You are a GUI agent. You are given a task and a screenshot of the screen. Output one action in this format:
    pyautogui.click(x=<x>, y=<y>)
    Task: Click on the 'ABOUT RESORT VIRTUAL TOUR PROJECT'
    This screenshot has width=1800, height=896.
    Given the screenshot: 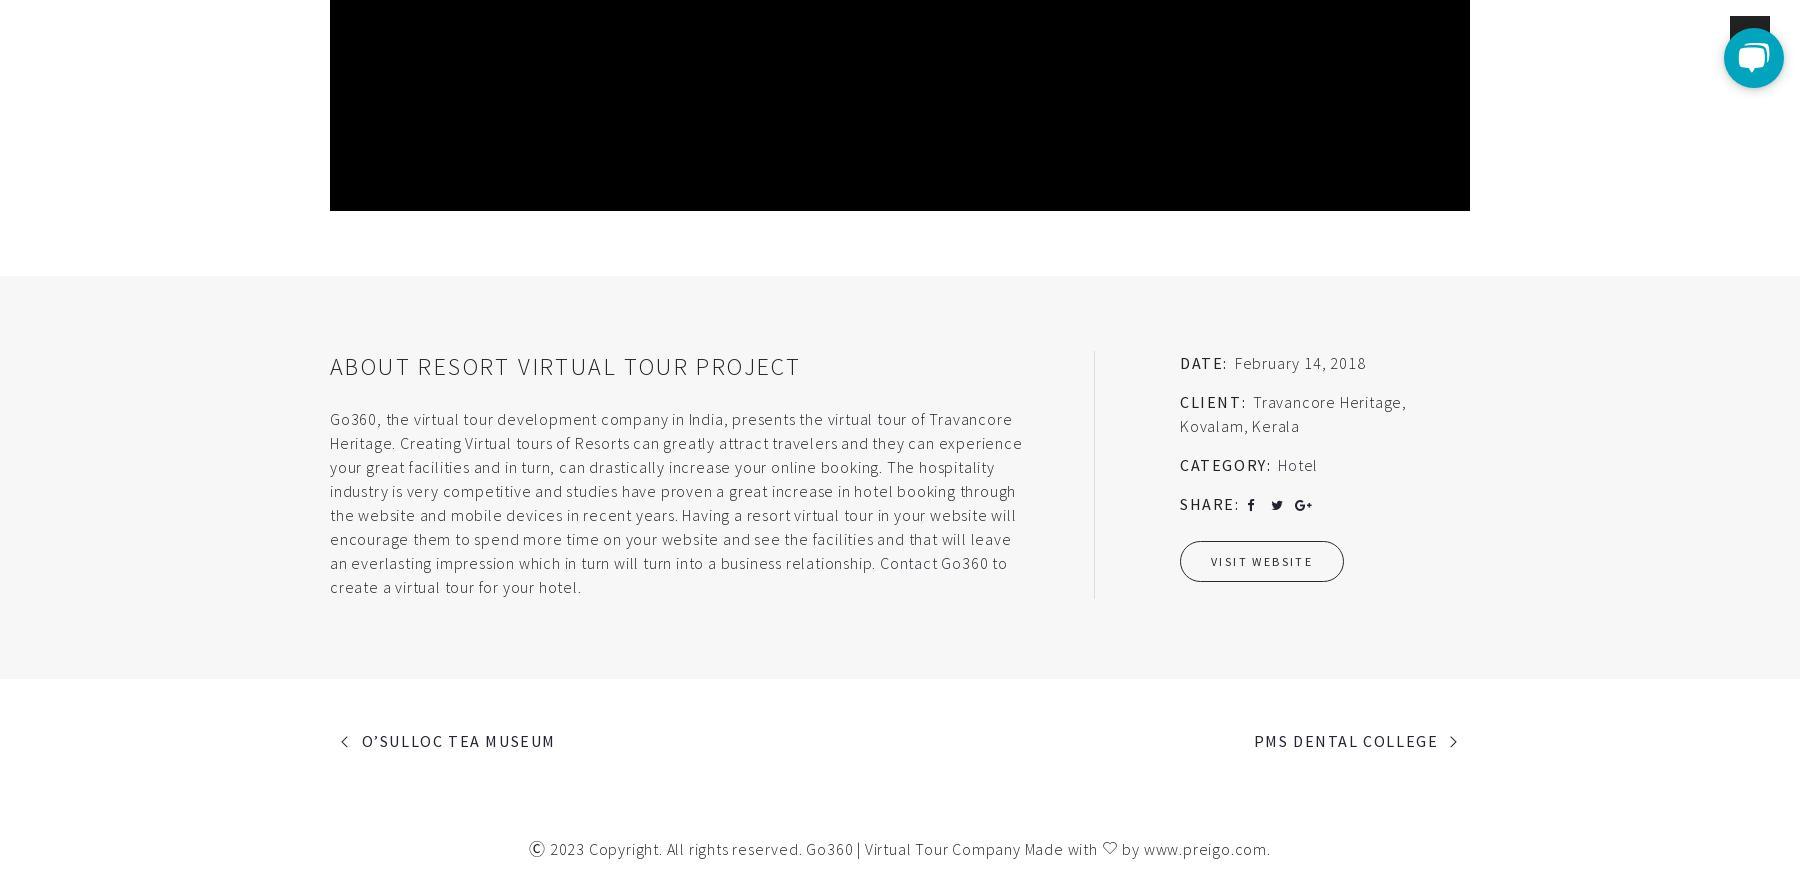 What is the action you would take?
    pyautogui.click(x=328, y=365)
    